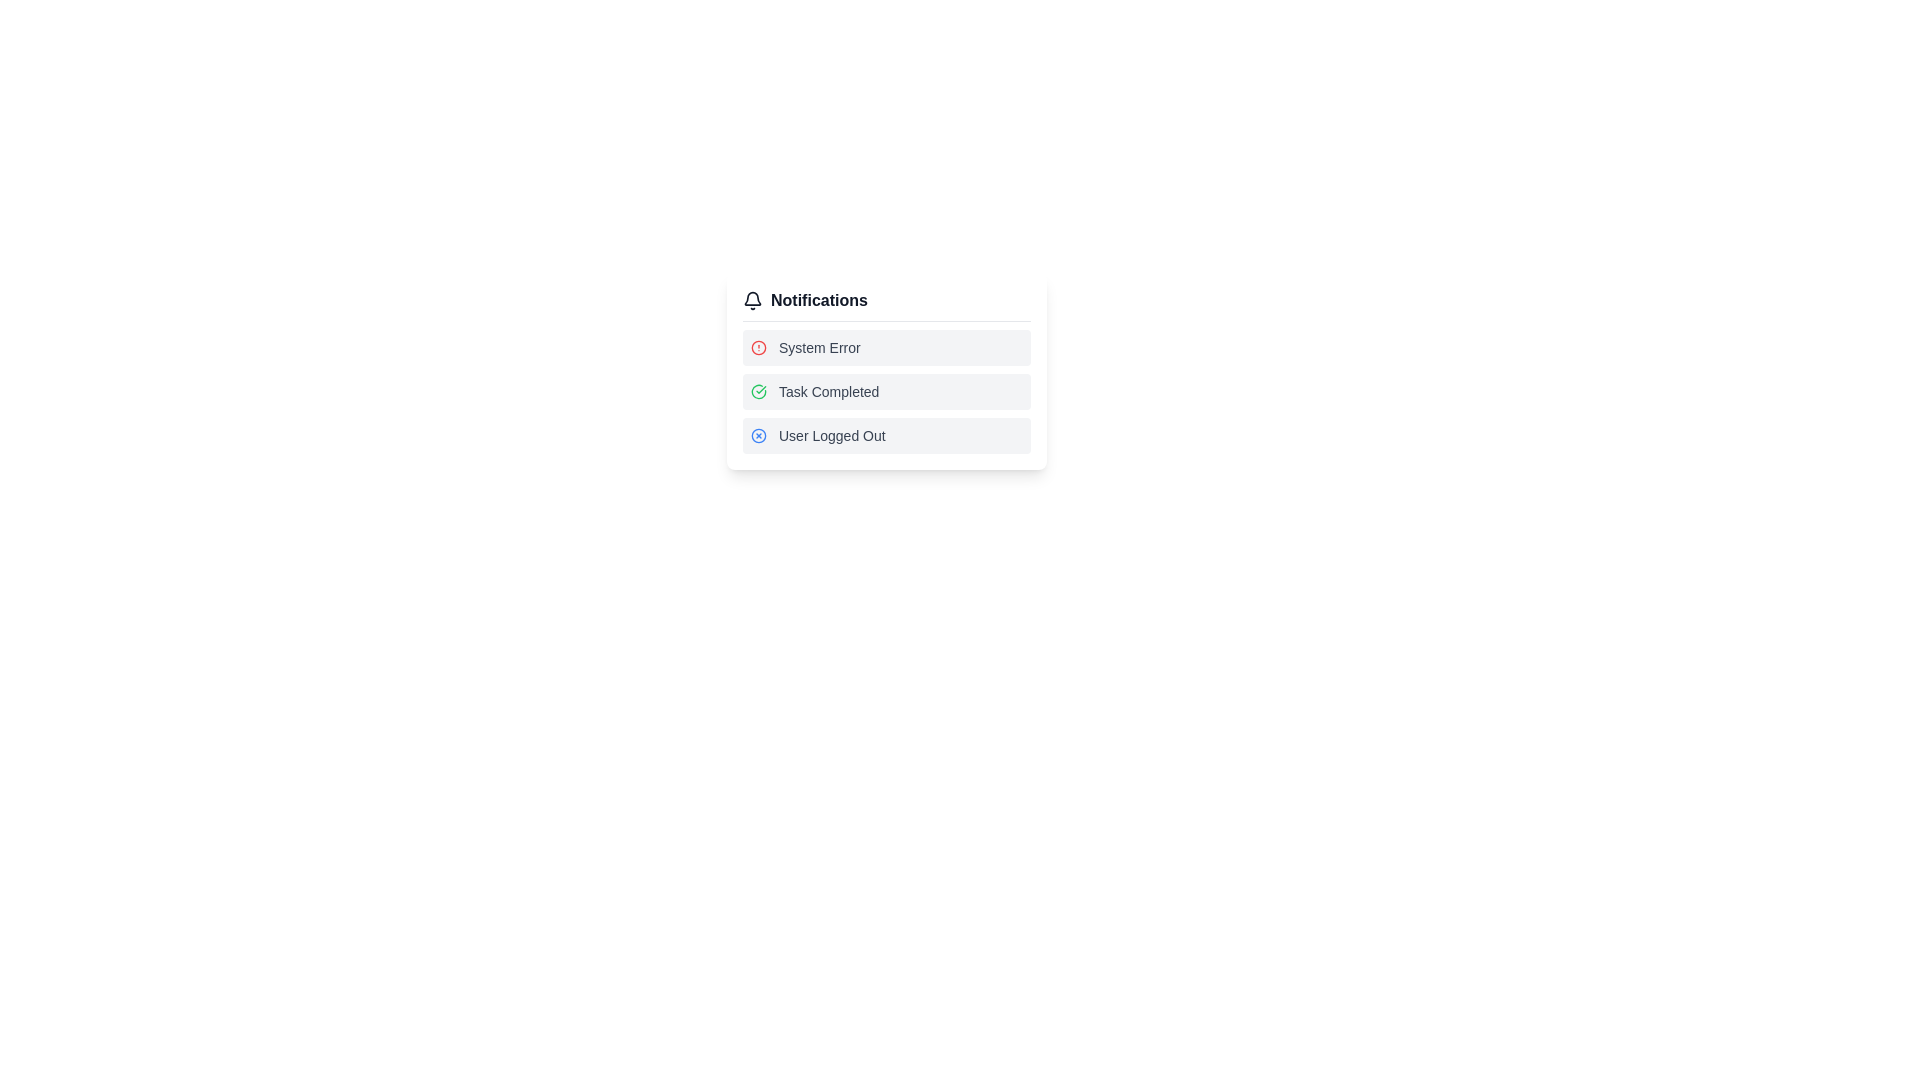 The height and width of the screenshot is (1080, 1920). Describe the element at coordinates (886, 434) in the screenshot. I see `the third notification item labeled 'User Logged Out' using keyboard focus` at that location.